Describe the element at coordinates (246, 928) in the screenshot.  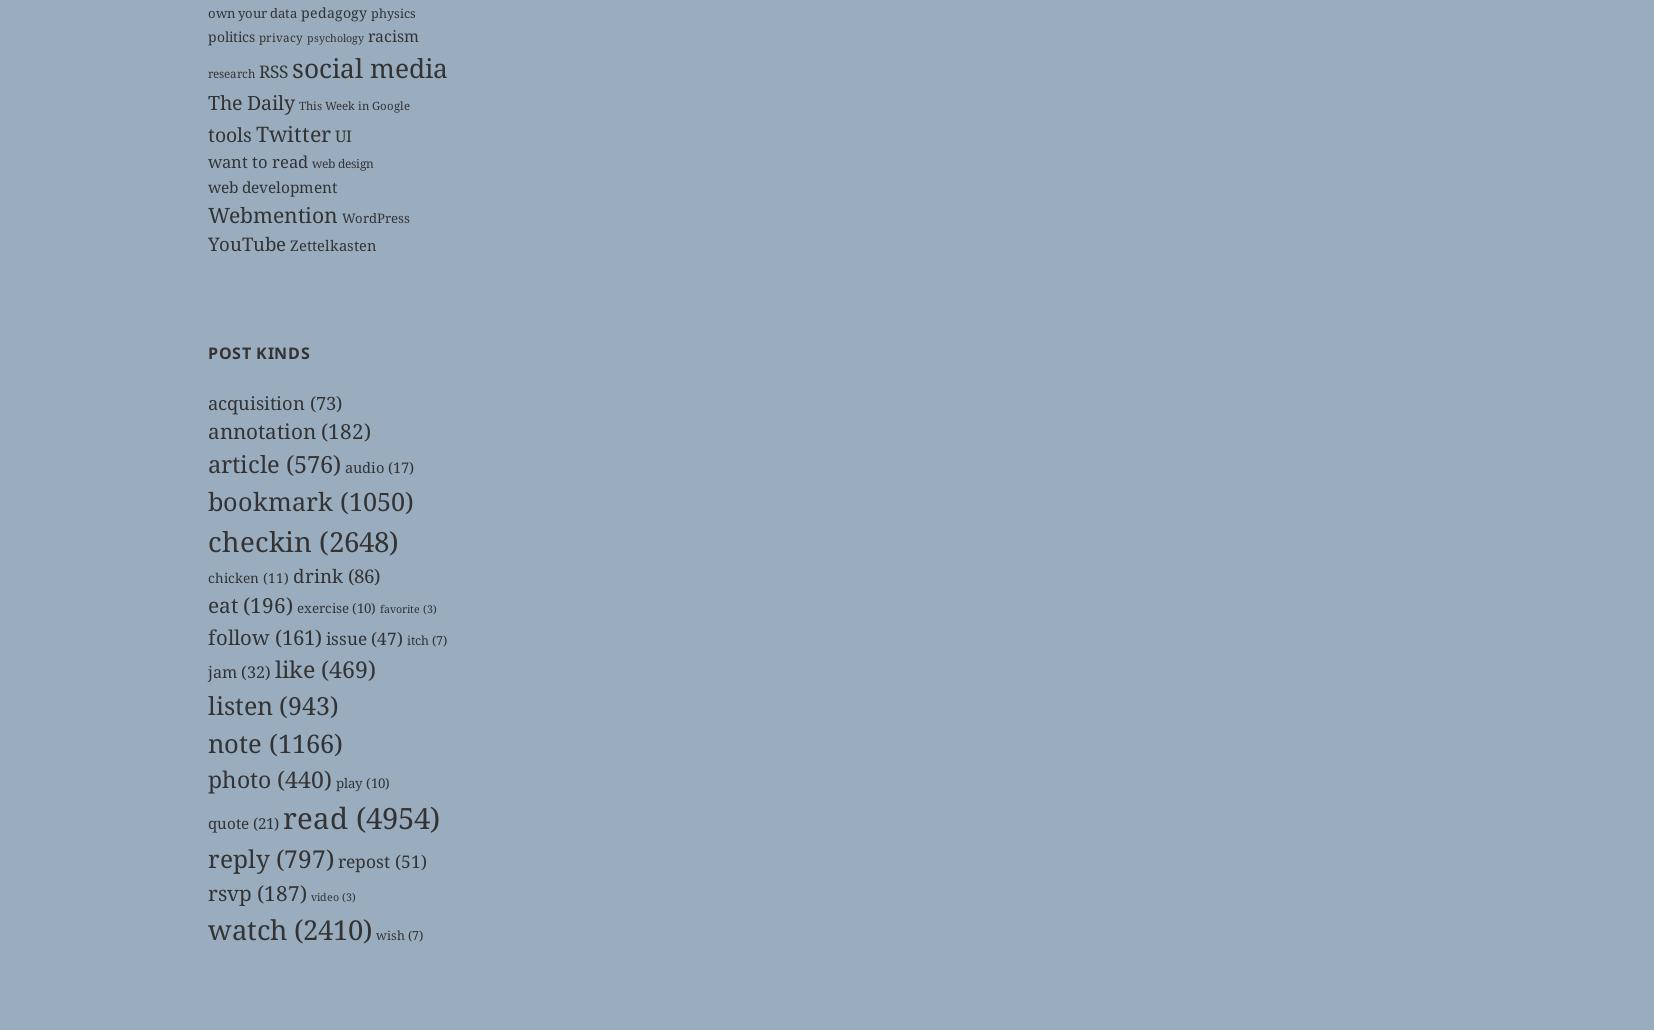
I see `'watch'` at that location.